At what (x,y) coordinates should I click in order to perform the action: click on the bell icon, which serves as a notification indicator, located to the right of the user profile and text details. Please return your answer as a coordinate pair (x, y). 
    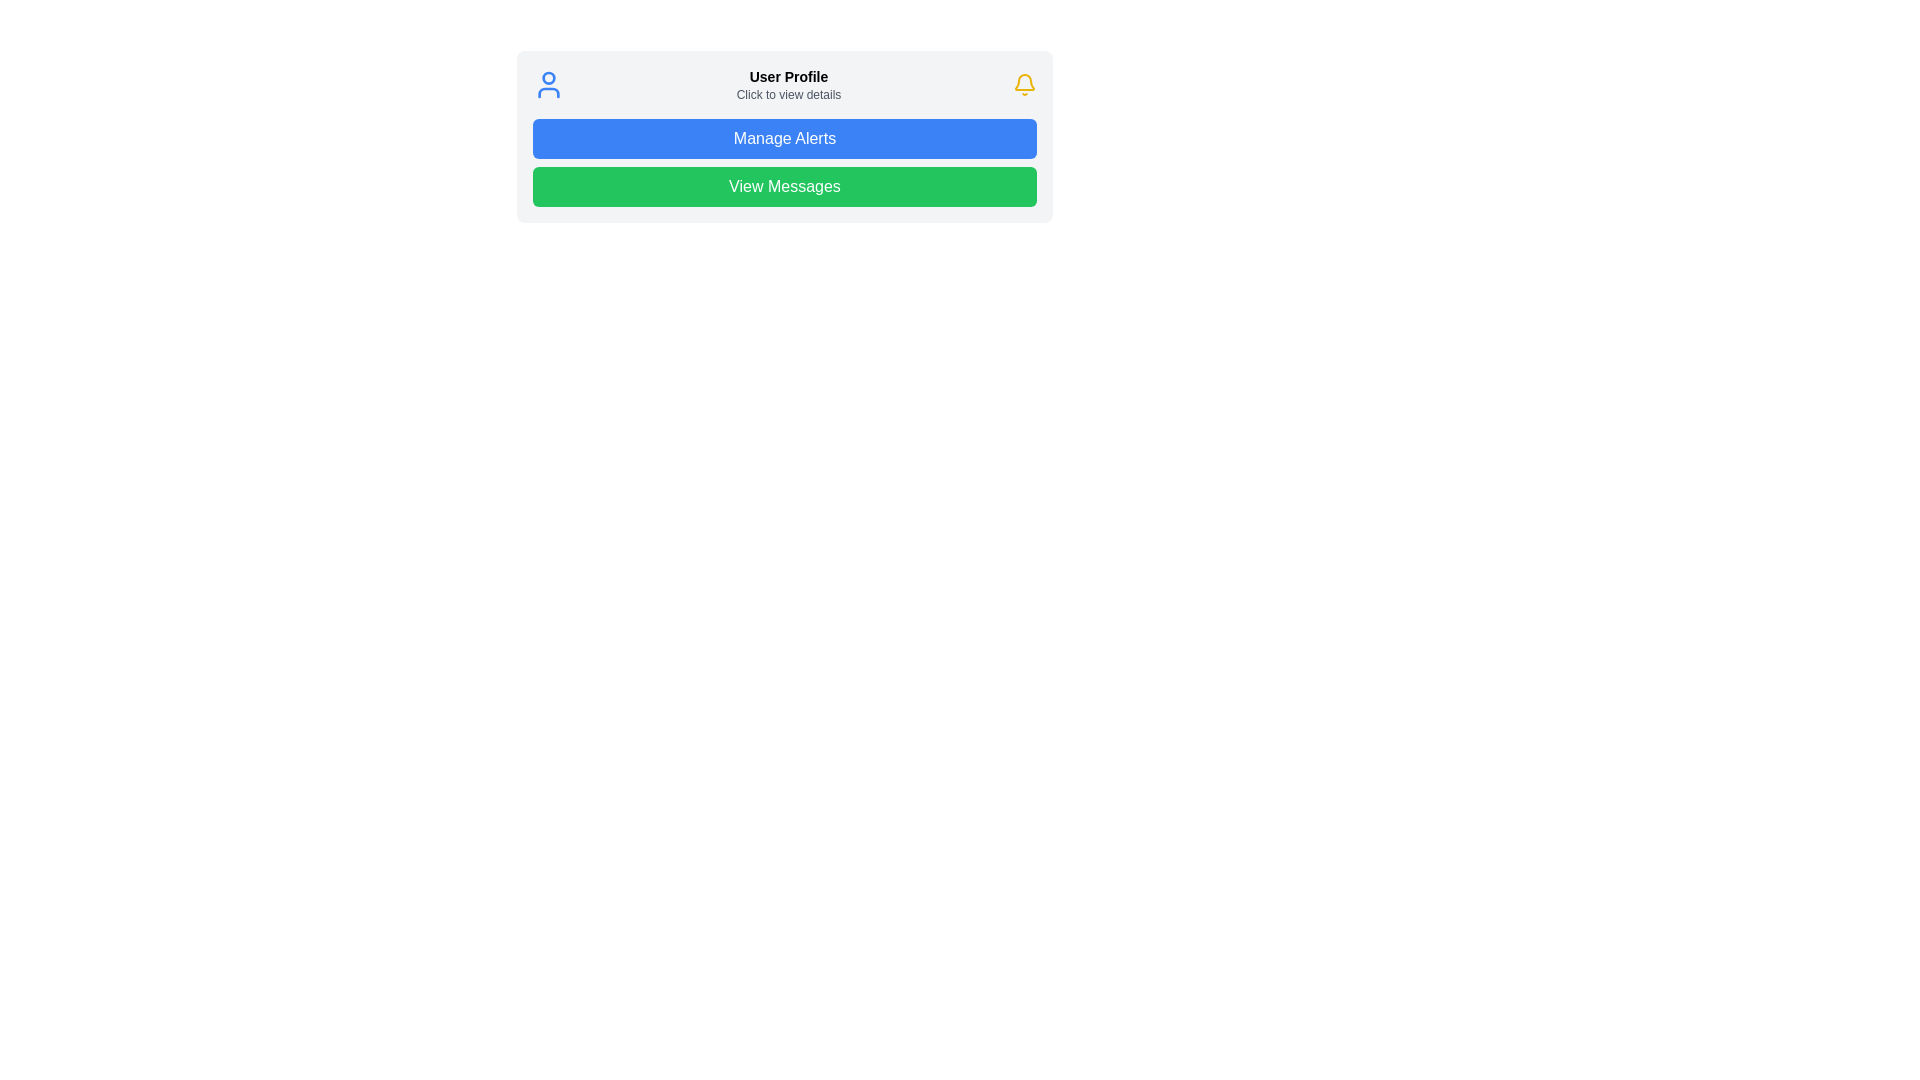
    Looking at the image, I should click on (1025, 83).